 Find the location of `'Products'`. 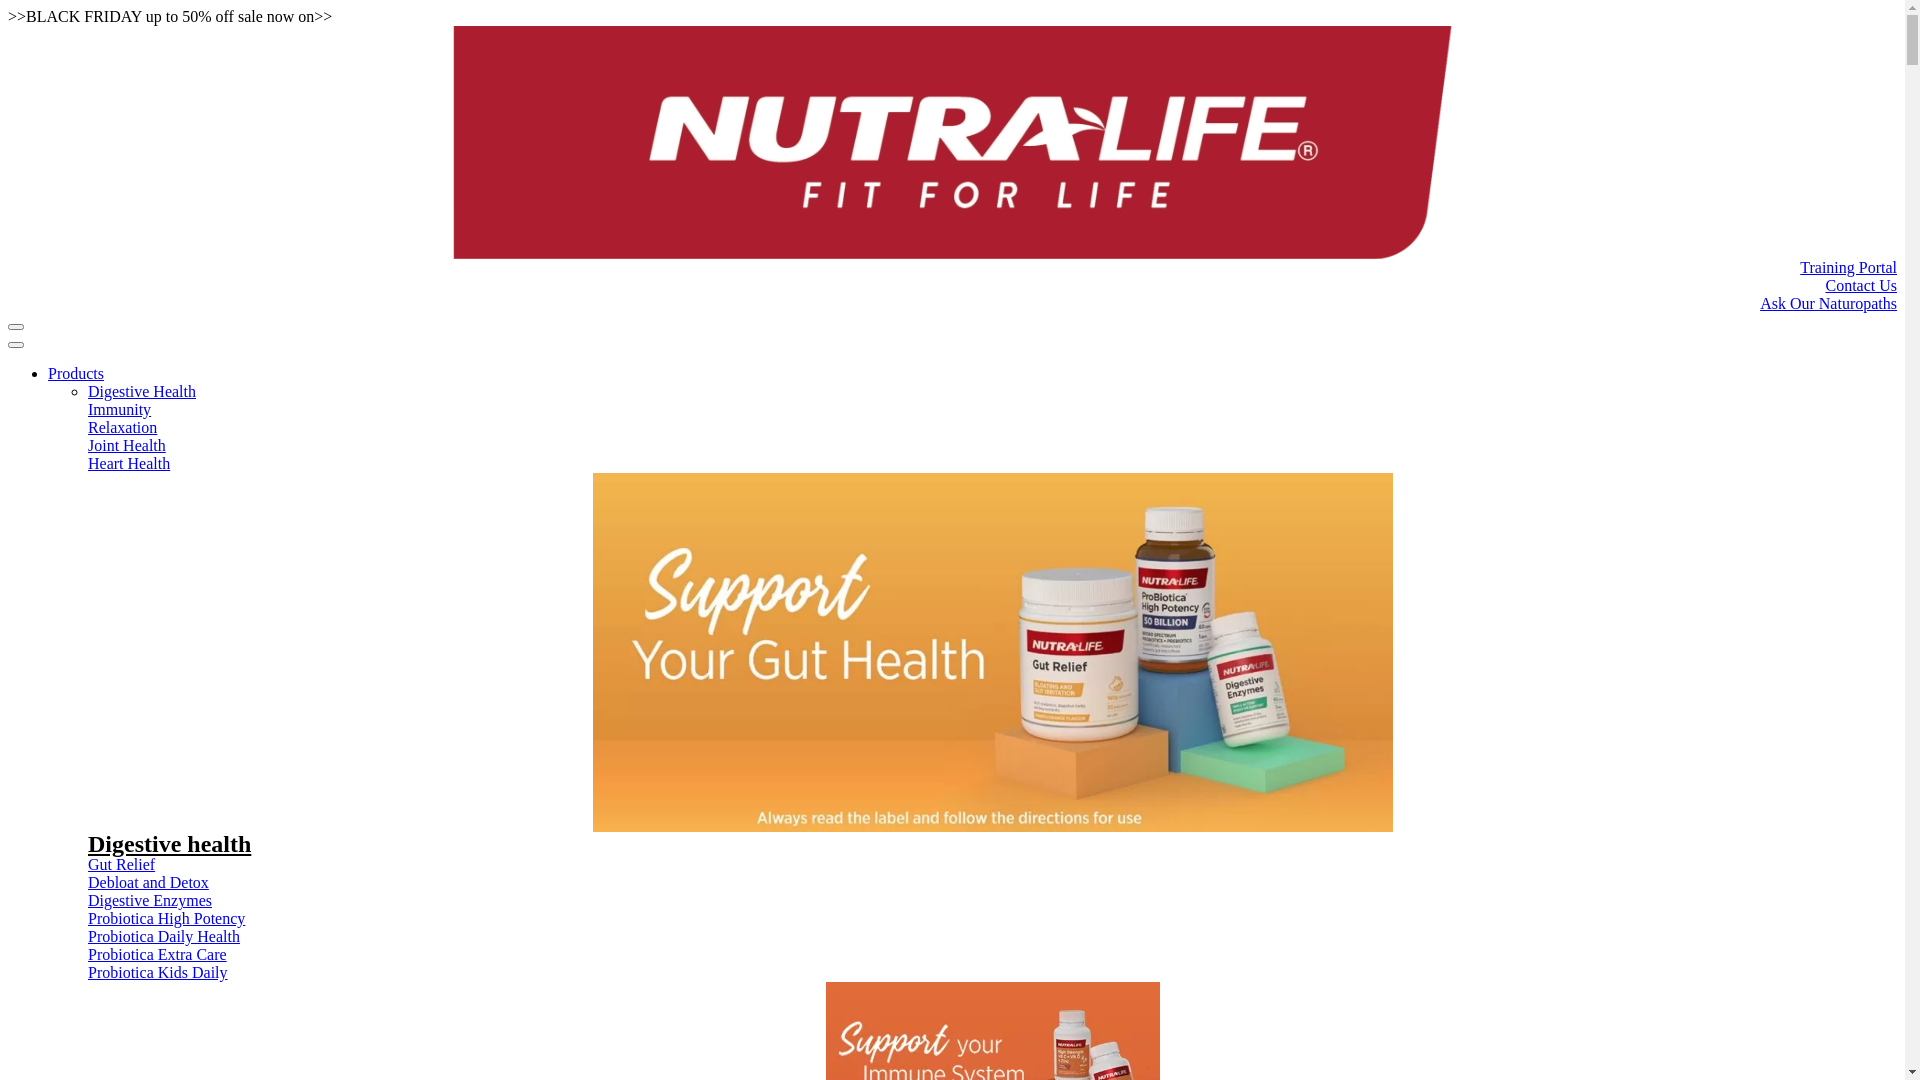

'Products' is located at coordinates (76, 373).